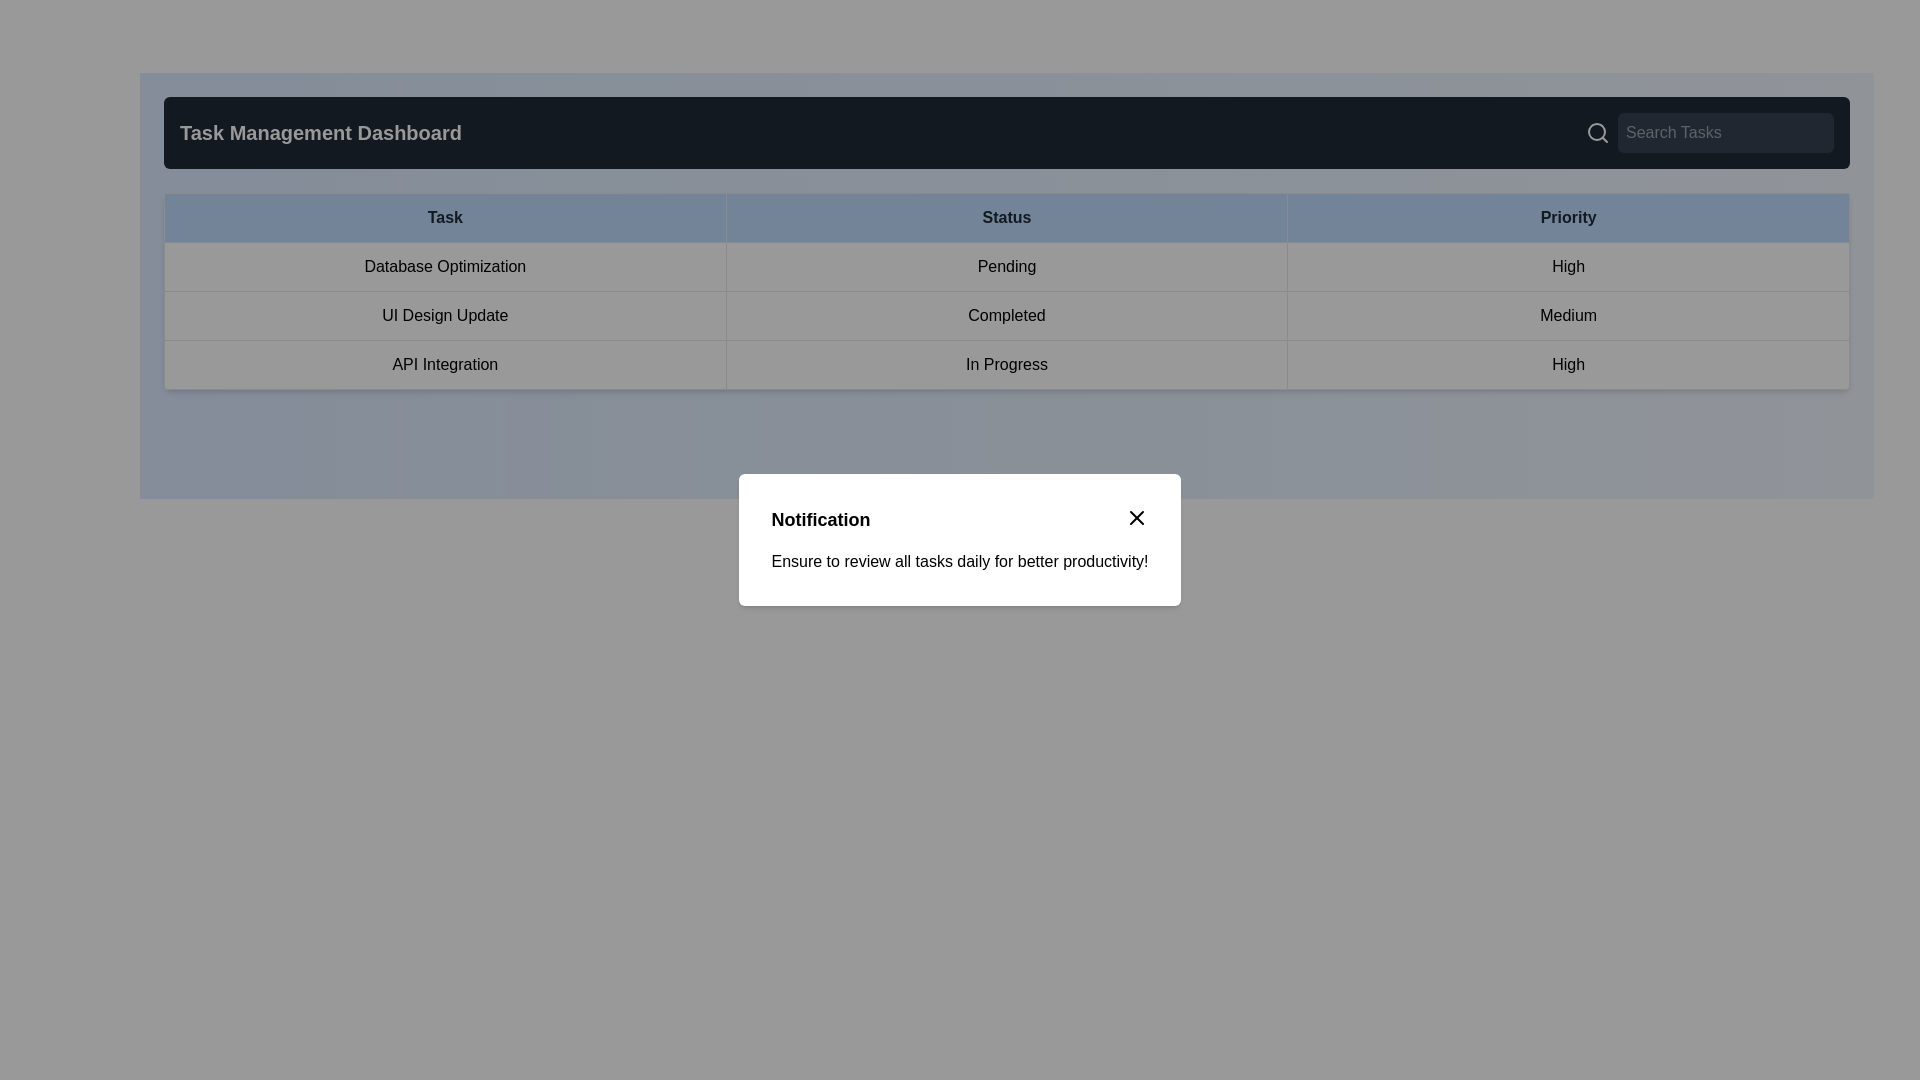 This screenshot has width=1920, height=1080. What do you see at coordinates (1007, 365) in the screenshot?
I see `the 'In Progress' table cell` at bounding box center [1007, 365].